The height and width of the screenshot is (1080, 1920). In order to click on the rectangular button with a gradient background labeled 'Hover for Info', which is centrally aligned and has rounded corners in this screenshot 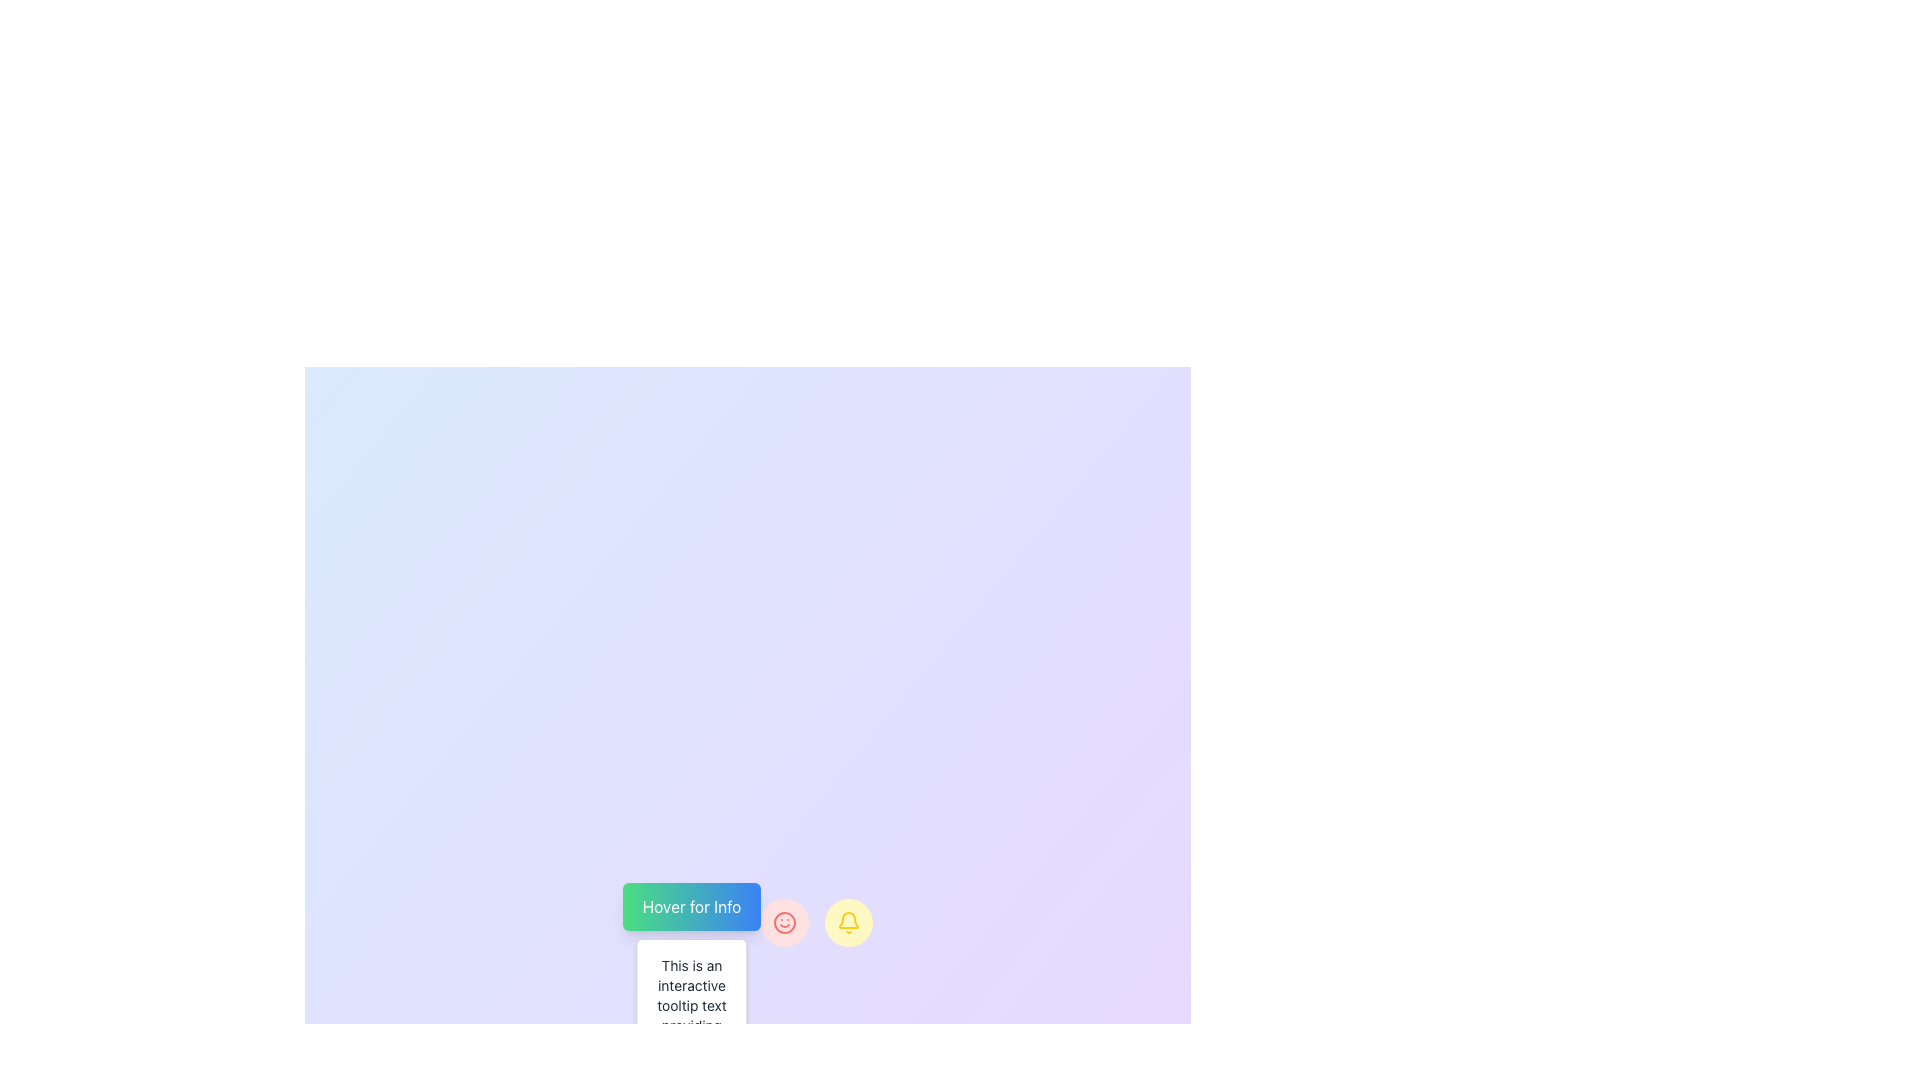, I will do `click(691, 906)`.